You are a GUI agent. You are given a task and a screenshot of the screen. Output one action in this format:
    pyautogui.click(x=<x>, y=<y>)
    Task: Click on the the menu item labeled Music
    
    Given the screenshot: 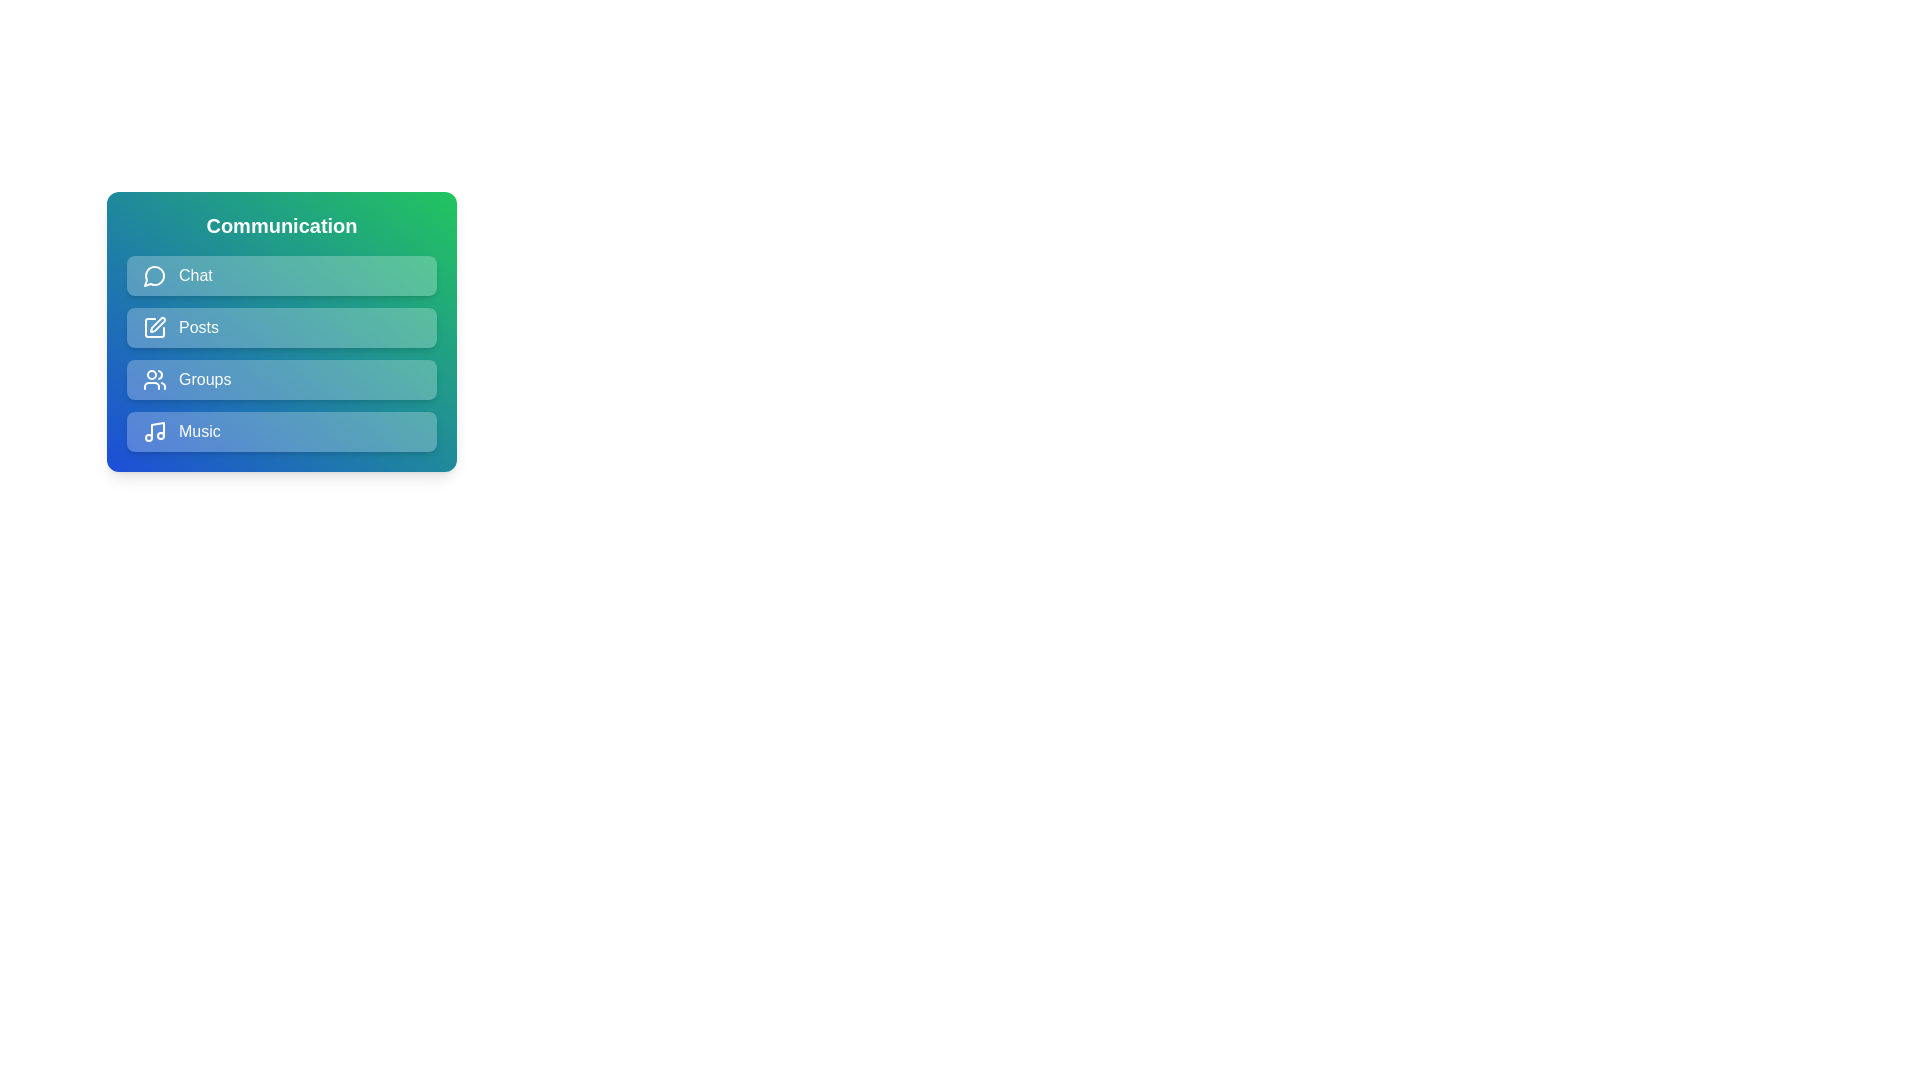 What is the action you would take?
    pyautogui.click(x=281, y=431)
    